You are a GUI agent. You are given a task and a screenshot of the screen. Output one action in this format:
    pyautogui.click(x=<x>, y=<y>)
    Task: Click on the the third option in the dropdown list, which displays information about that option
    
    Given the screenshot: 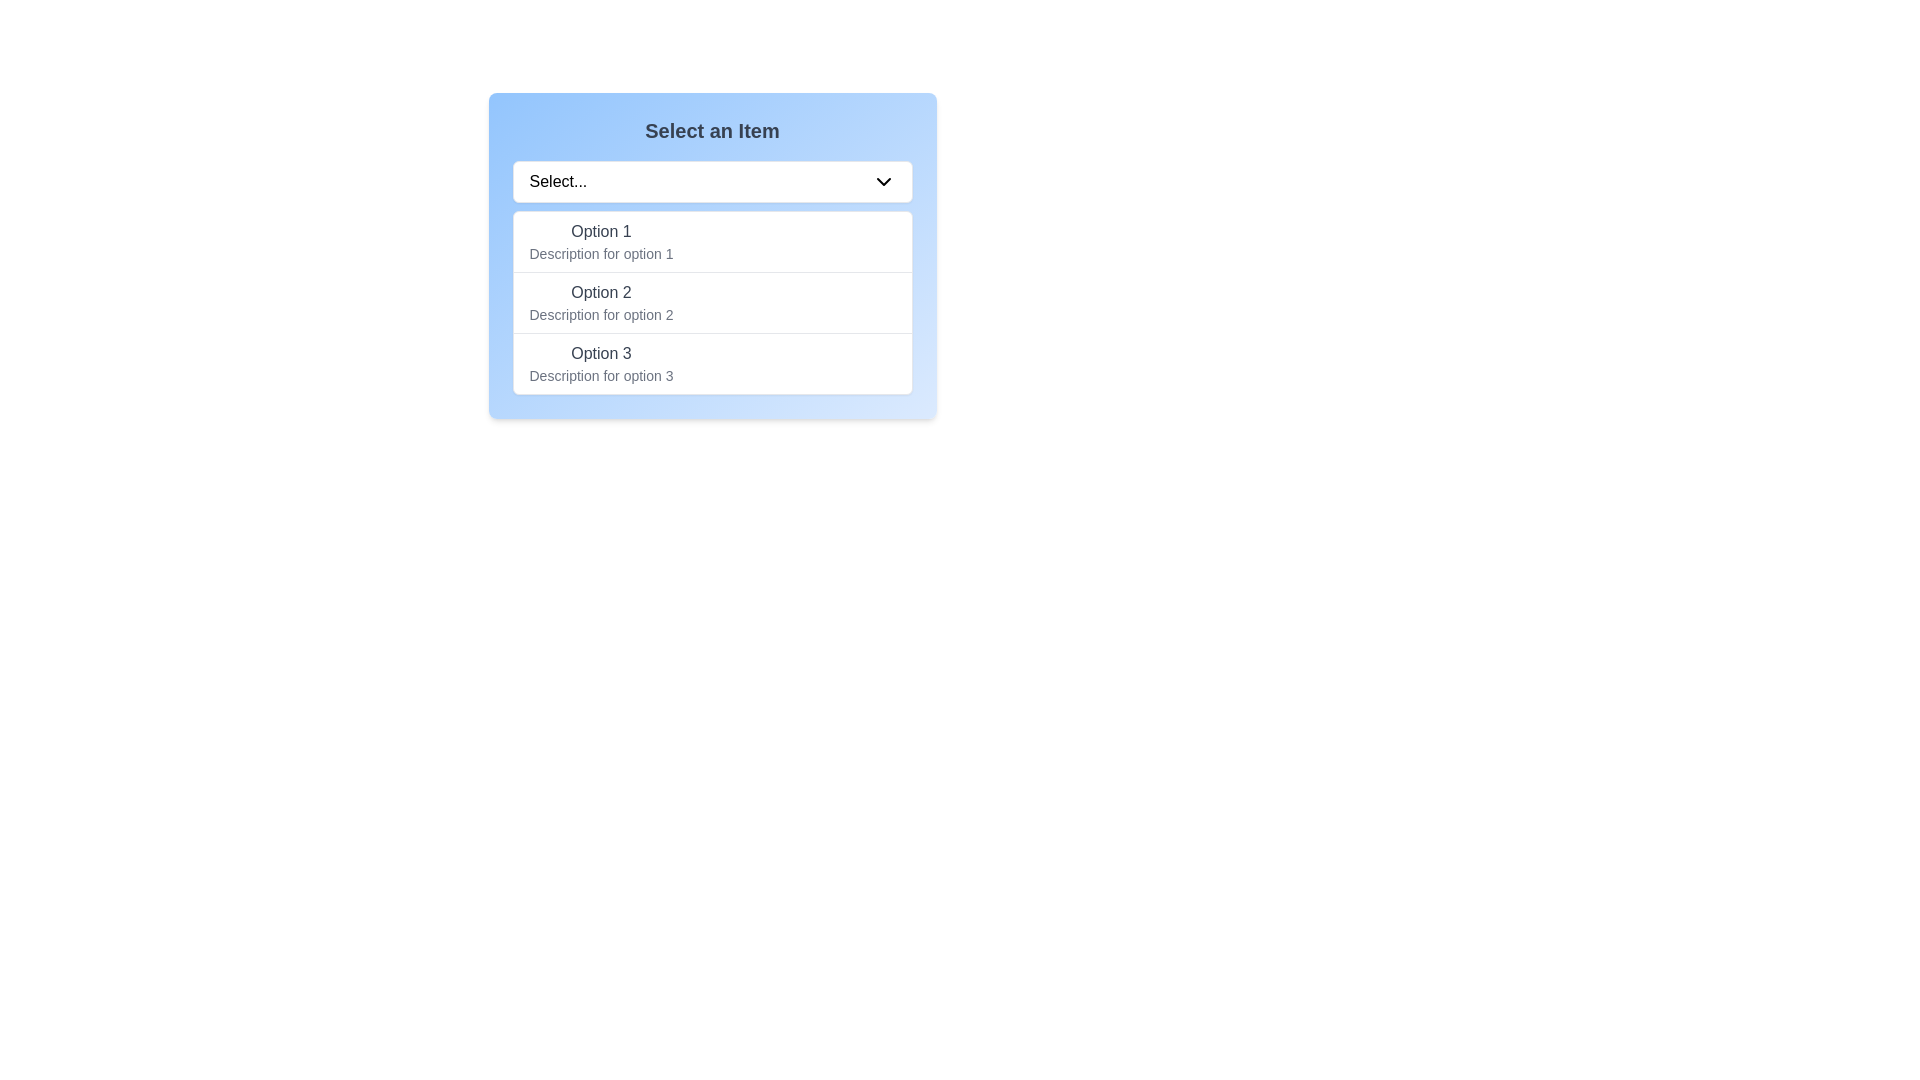 What is the action you would take?
    pyautogui.click(x=600, y=363)
    